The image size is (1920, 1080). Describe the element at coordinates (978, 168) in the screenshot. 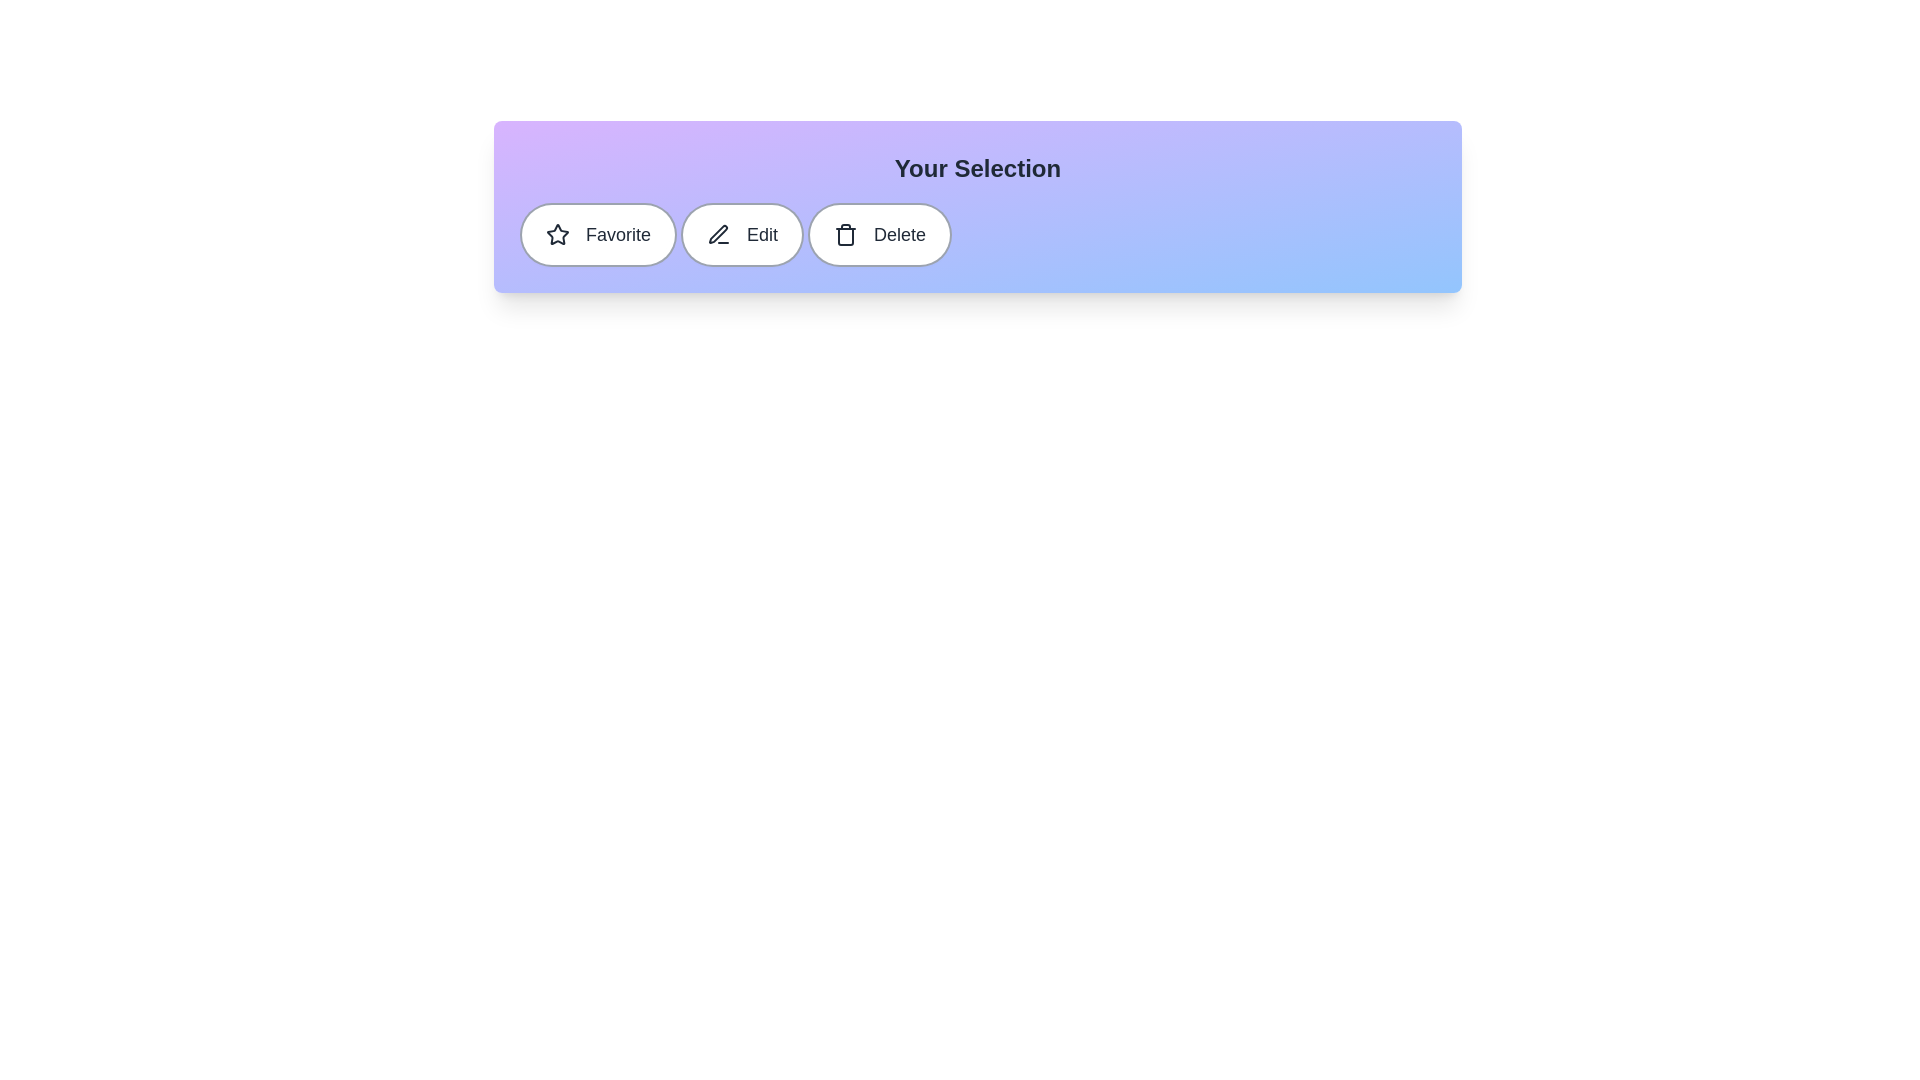

I see `the 'Your Selection' heading text` at that location.